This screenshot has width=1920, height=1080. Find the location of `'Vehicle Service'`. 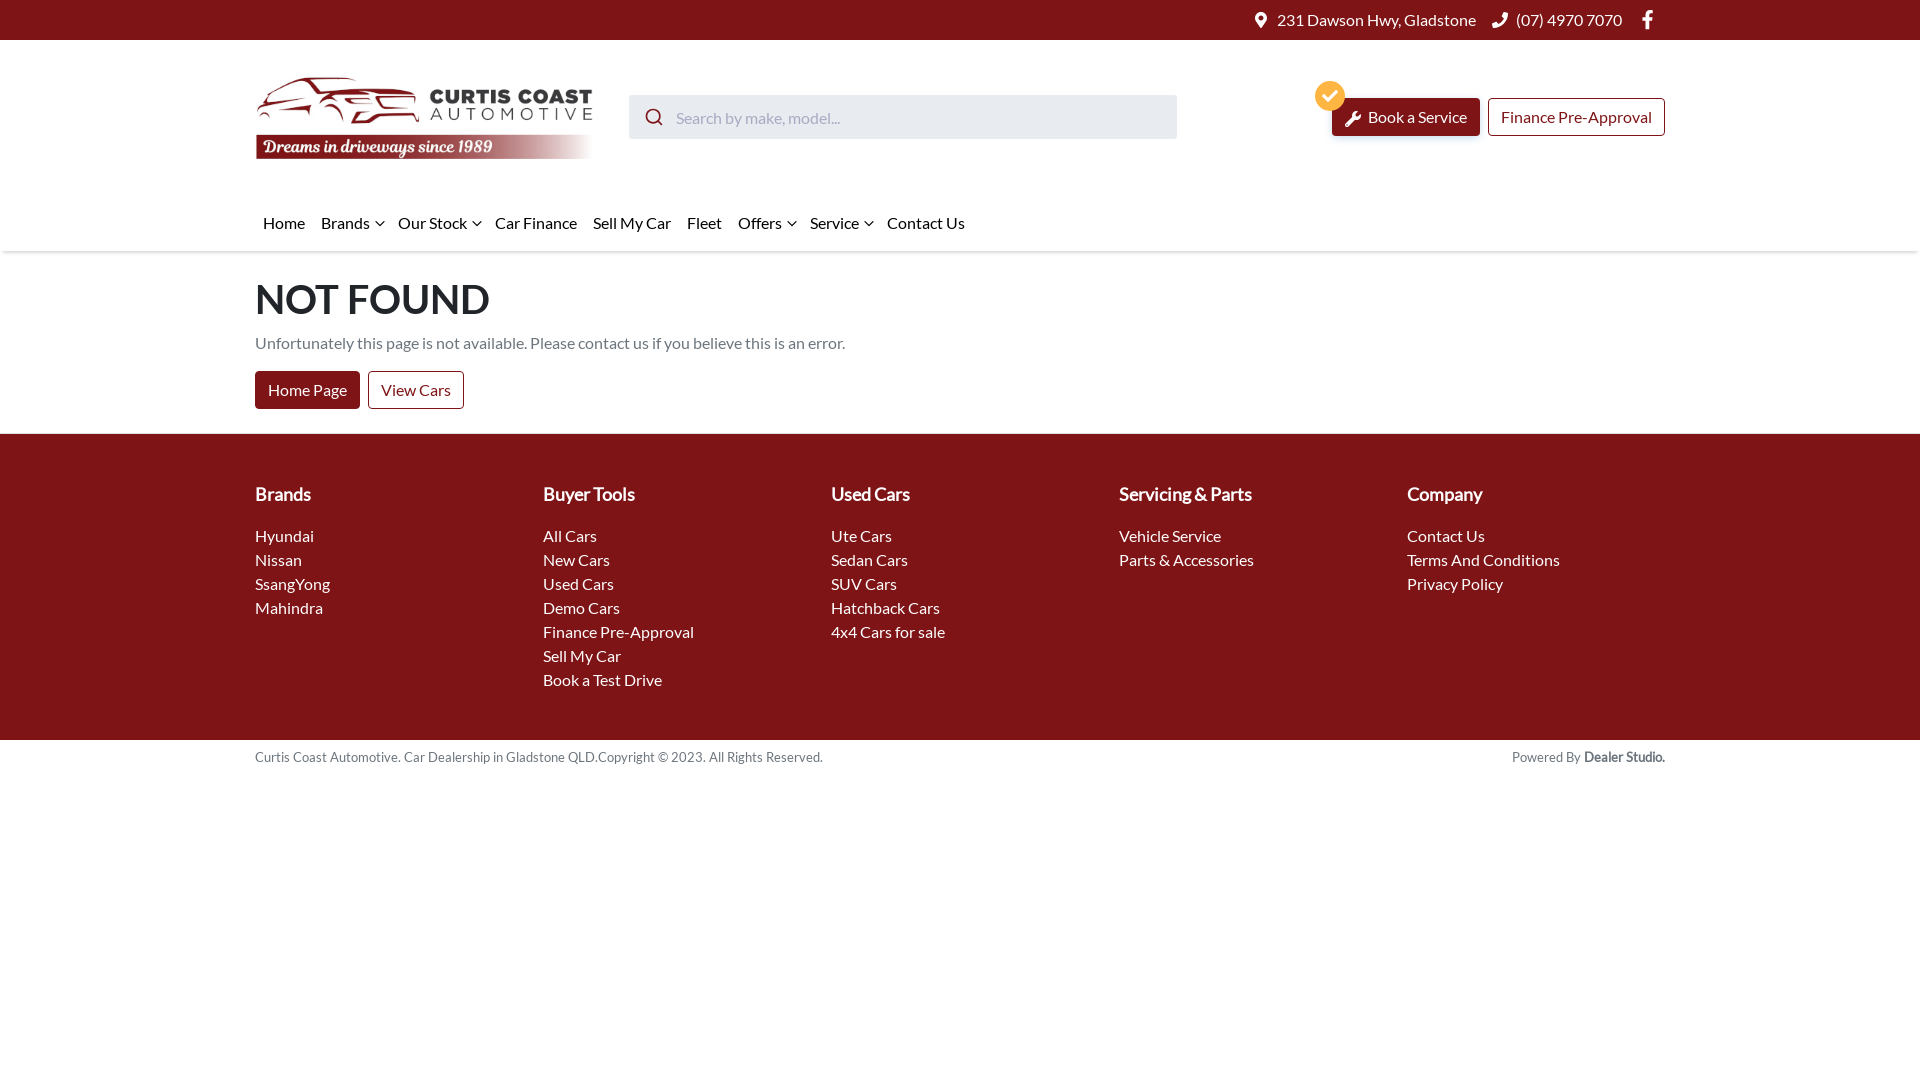

'Vehicle Service' is located at coordinates (1170, 534).